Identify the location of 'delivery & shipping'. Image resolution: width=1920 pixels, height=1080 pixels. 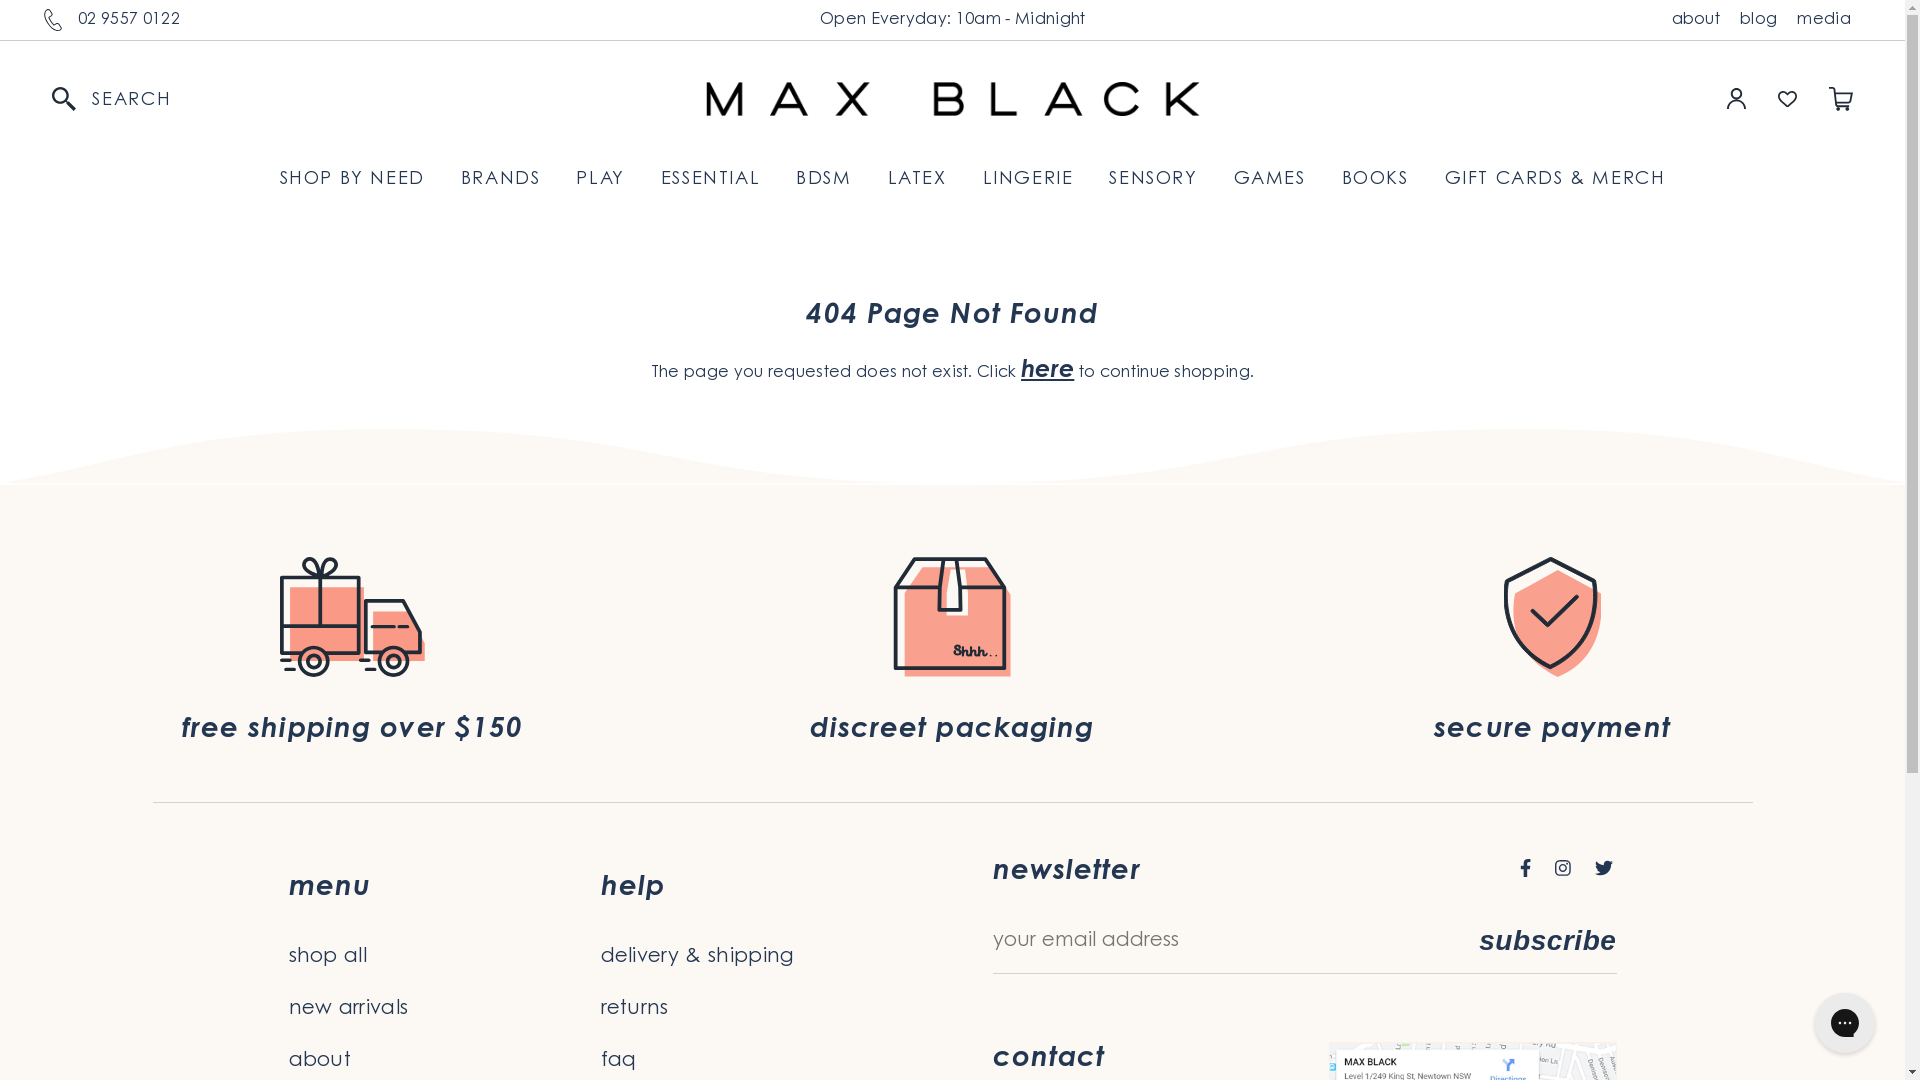
(754, 955).